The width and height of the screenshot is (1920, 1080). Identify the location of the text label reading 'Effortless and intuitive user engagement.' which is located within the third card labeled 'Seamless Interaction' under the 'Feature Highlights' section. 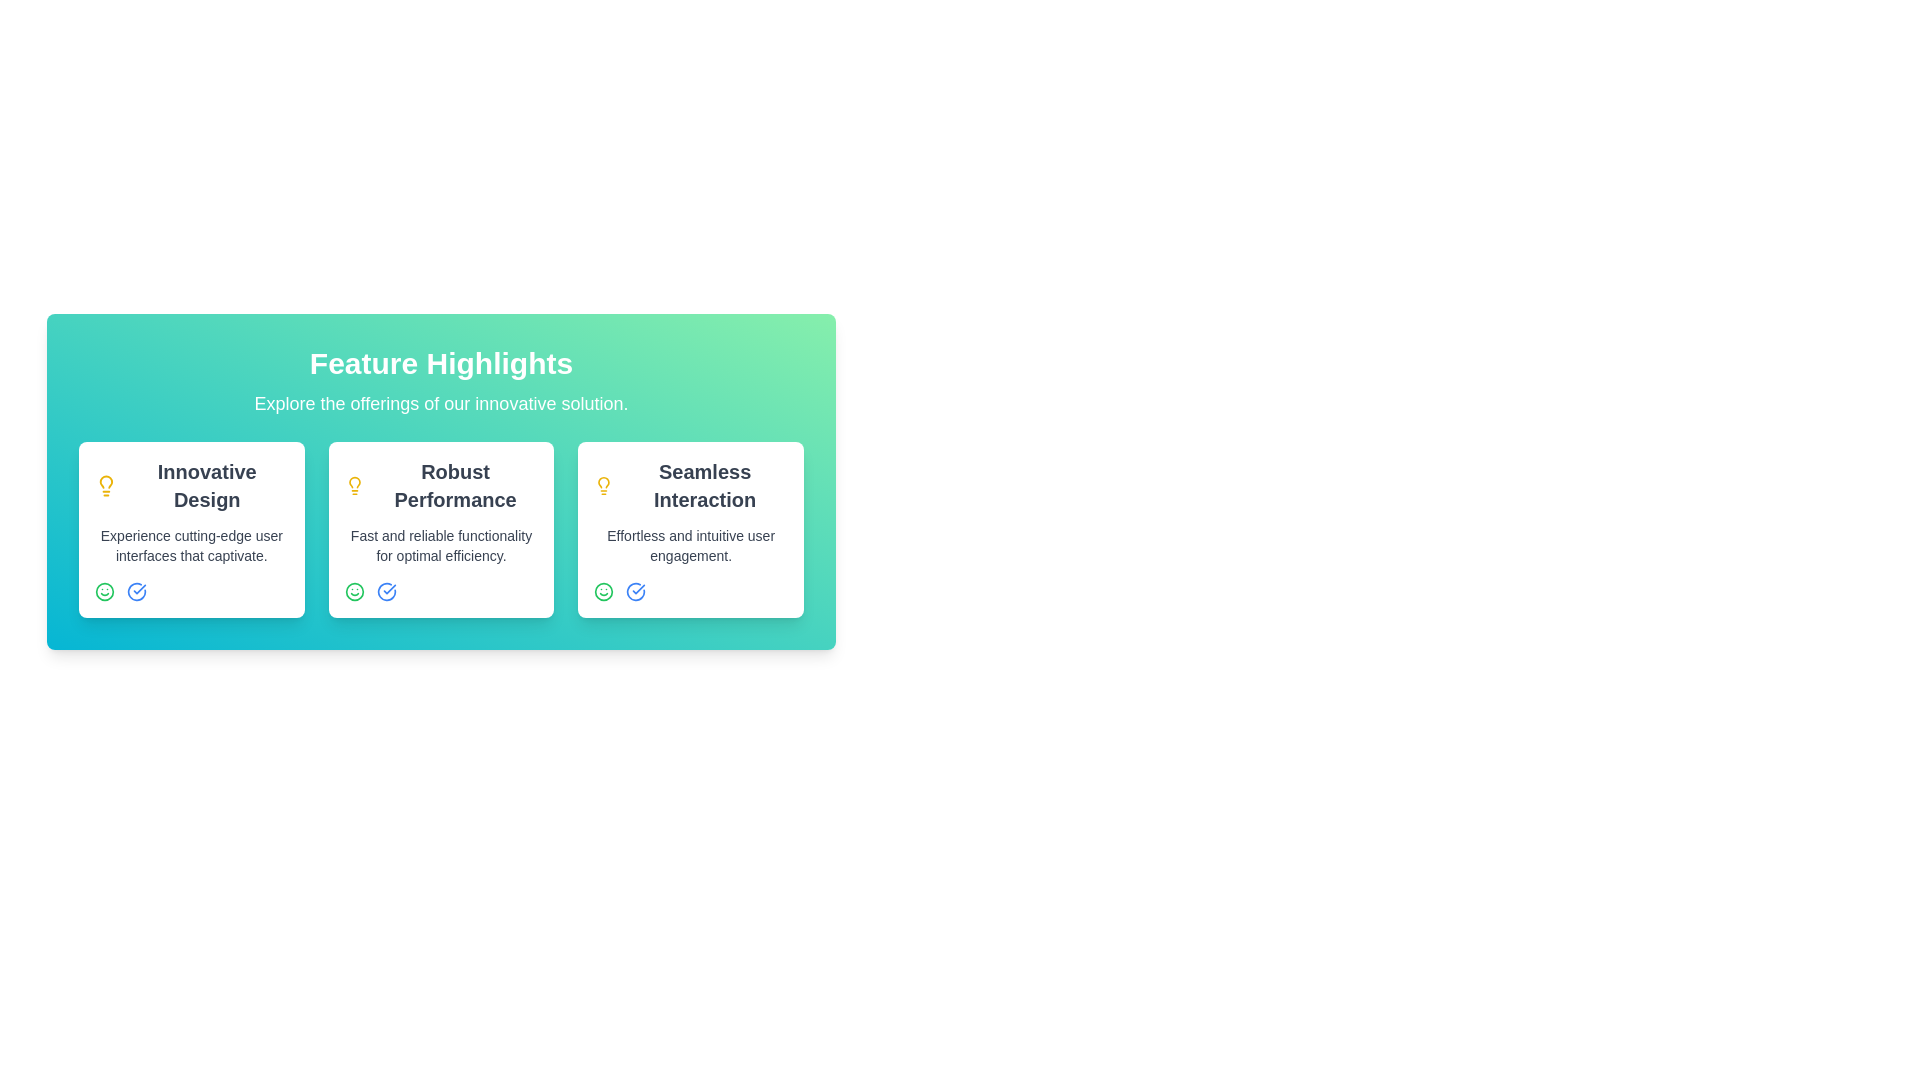
(691, 546).